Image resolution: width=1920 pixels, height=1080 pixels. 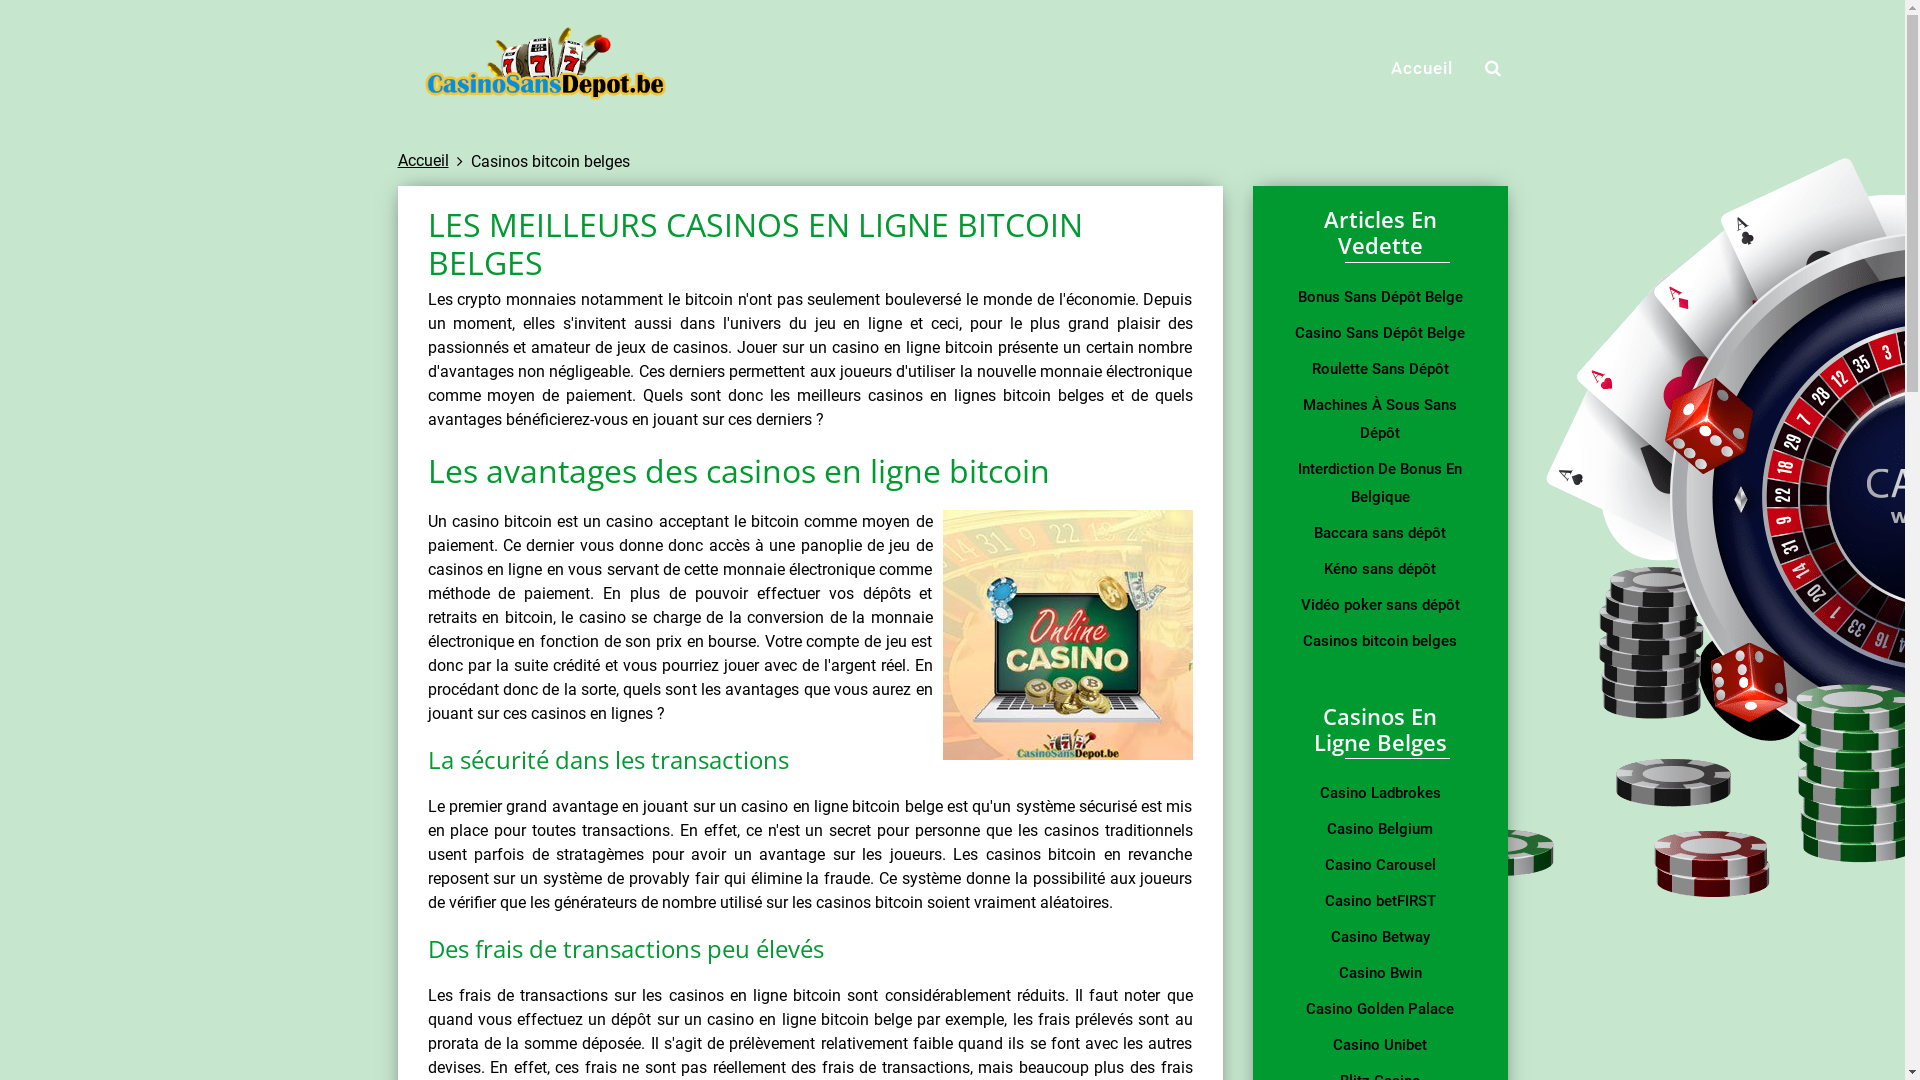 What do you see at coordinates (1378, 792) in the screenshot?
I see `'Casino Ladbrokes'` at bounding box center [1378, 792].